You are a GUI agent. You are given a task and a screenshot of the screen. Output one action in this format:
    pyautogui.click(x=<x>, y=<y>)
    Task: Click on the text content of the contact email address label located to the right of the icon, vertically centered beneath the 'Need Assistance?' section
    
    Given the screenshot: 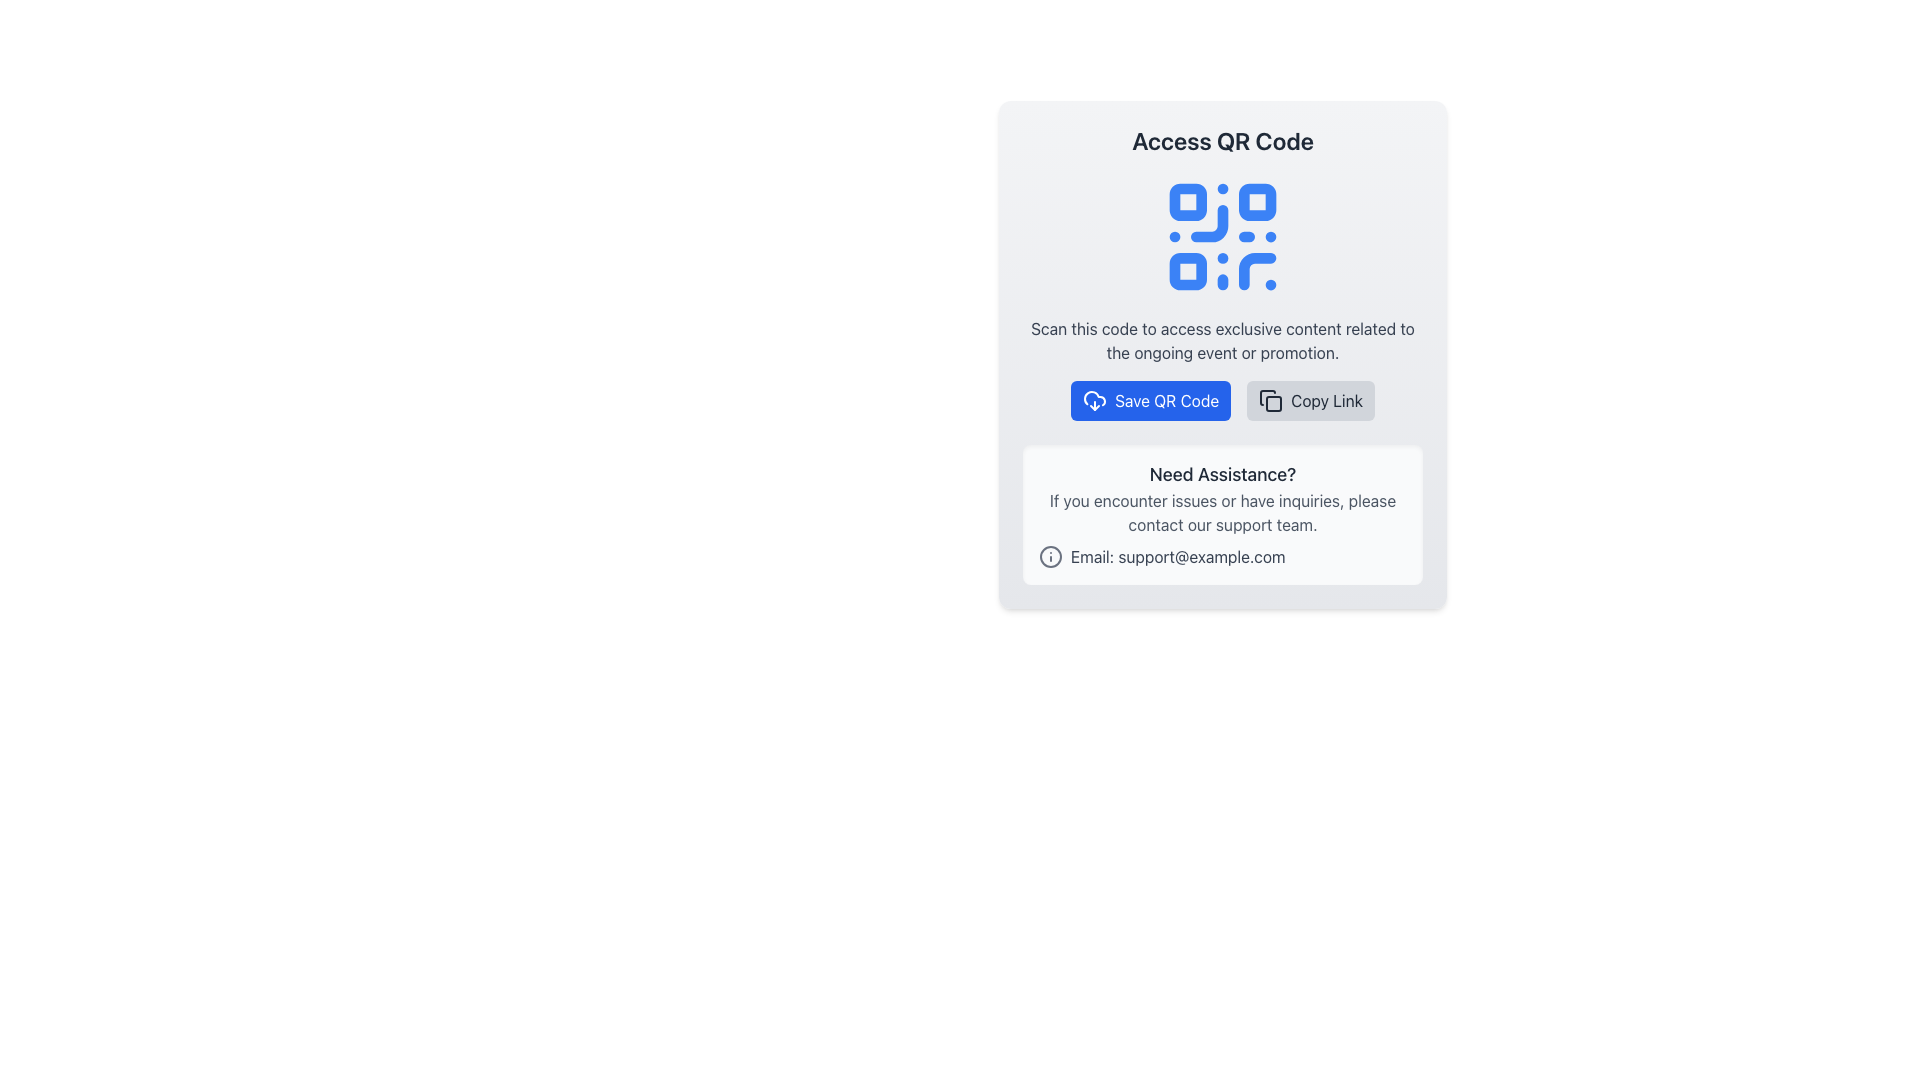 What is the action you would take?
    pyautogui.click(x=1178, y=556)
    